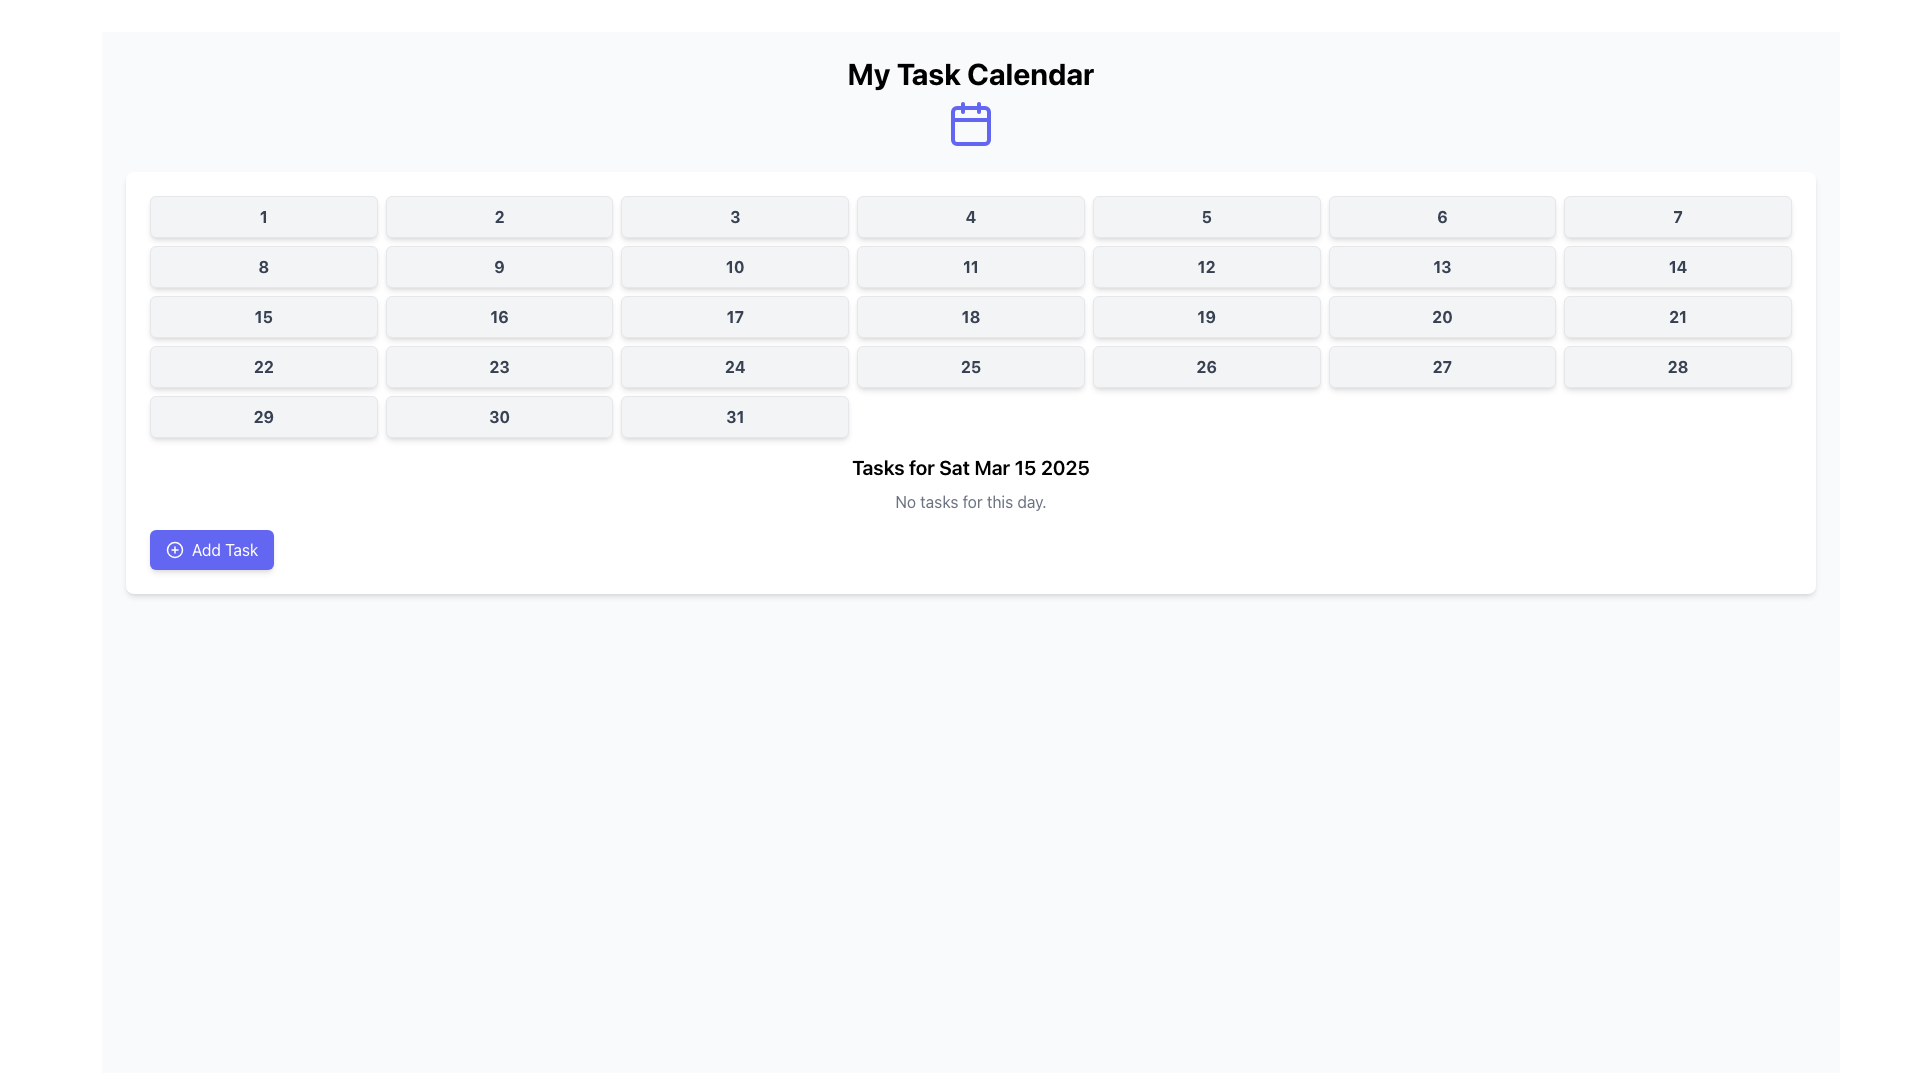  What do you see at coordinates (1205, 216) in the screenshot?
I see `the calendar date button representing '5'` at bounding box center [1205, 216].